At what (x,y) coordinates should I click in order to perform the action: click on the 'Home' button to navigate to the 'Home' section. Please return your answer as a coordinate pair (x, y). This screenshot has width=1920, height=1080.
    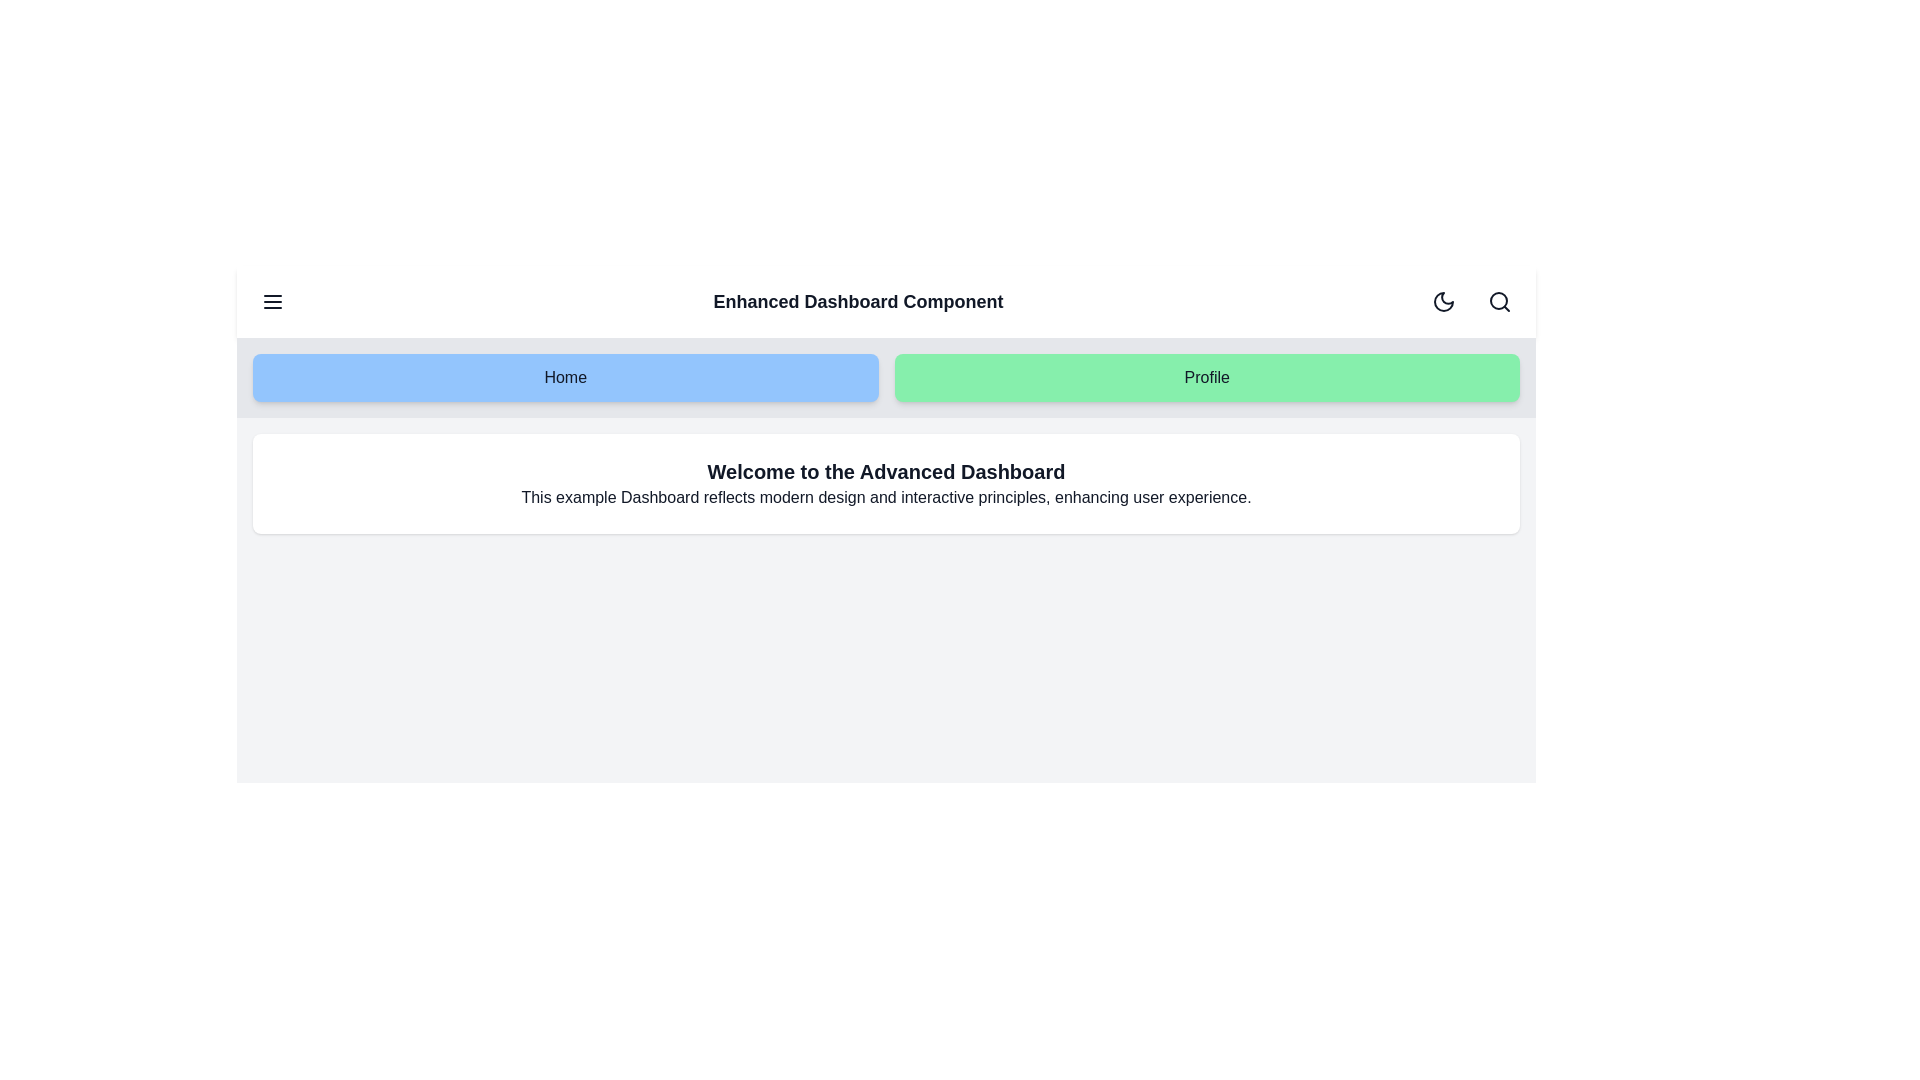
    Looking at the image, I should click on (564, 378).